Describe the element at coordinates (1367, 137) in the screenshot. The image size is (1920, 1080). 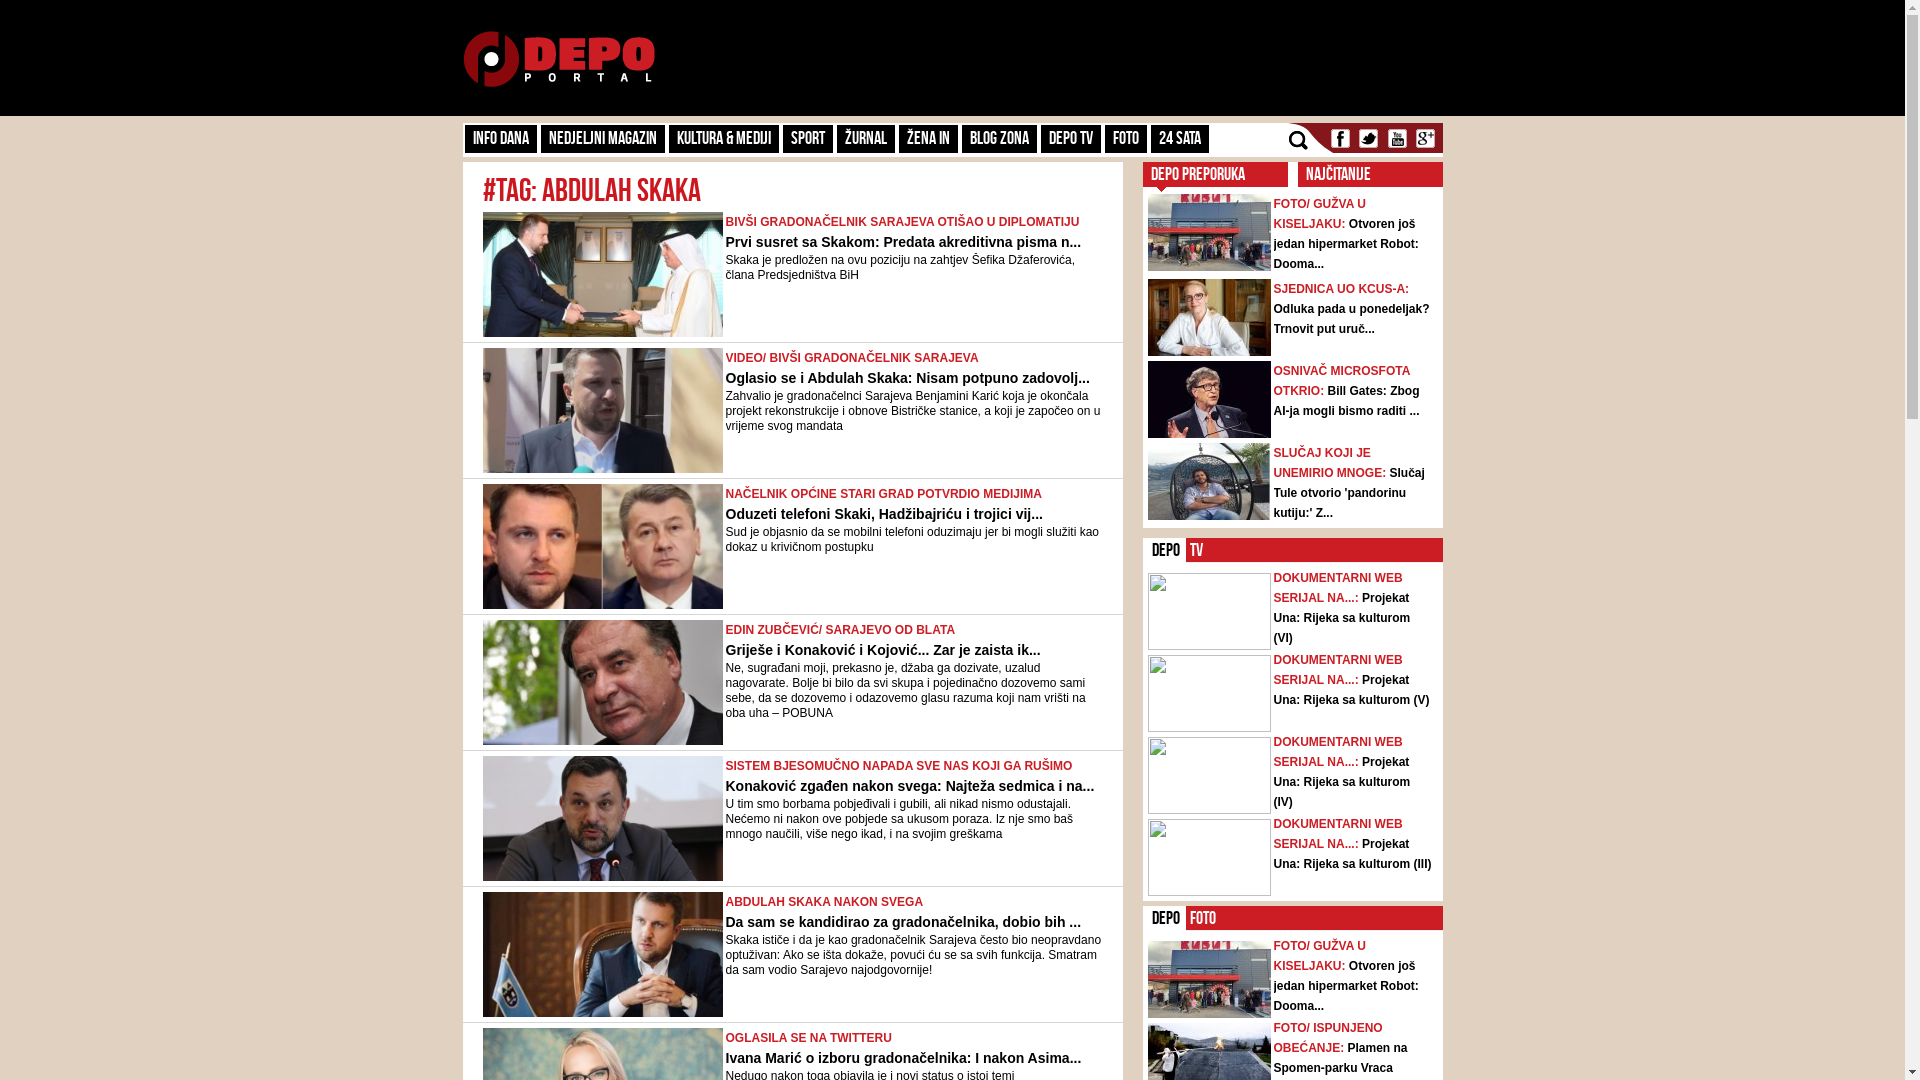
I see `'Twitter'` at that location.